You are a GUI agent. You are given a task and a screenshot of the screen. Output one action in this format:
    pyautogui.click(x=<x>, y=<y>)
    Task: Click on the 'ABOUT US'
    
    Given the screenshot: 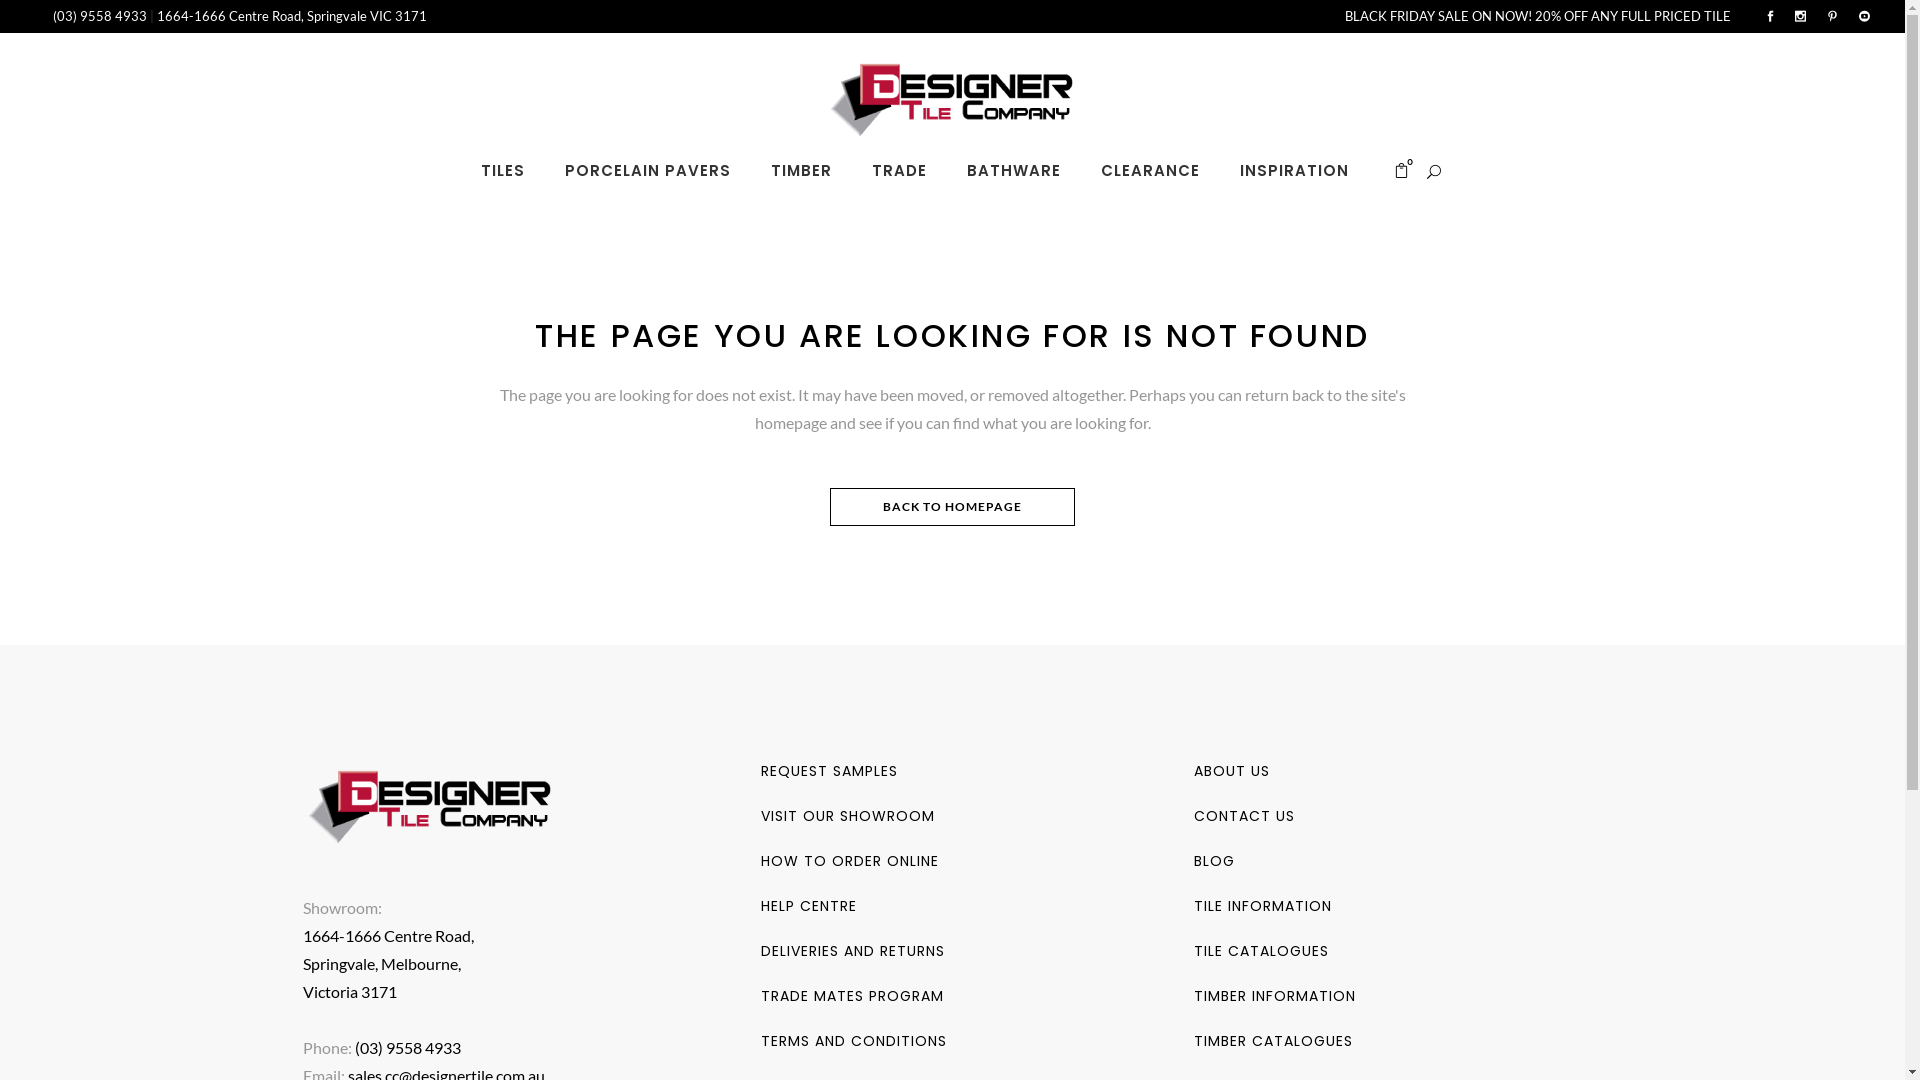 What is the action you would take?
    pyautogui.click(x=1231, y=770)
    